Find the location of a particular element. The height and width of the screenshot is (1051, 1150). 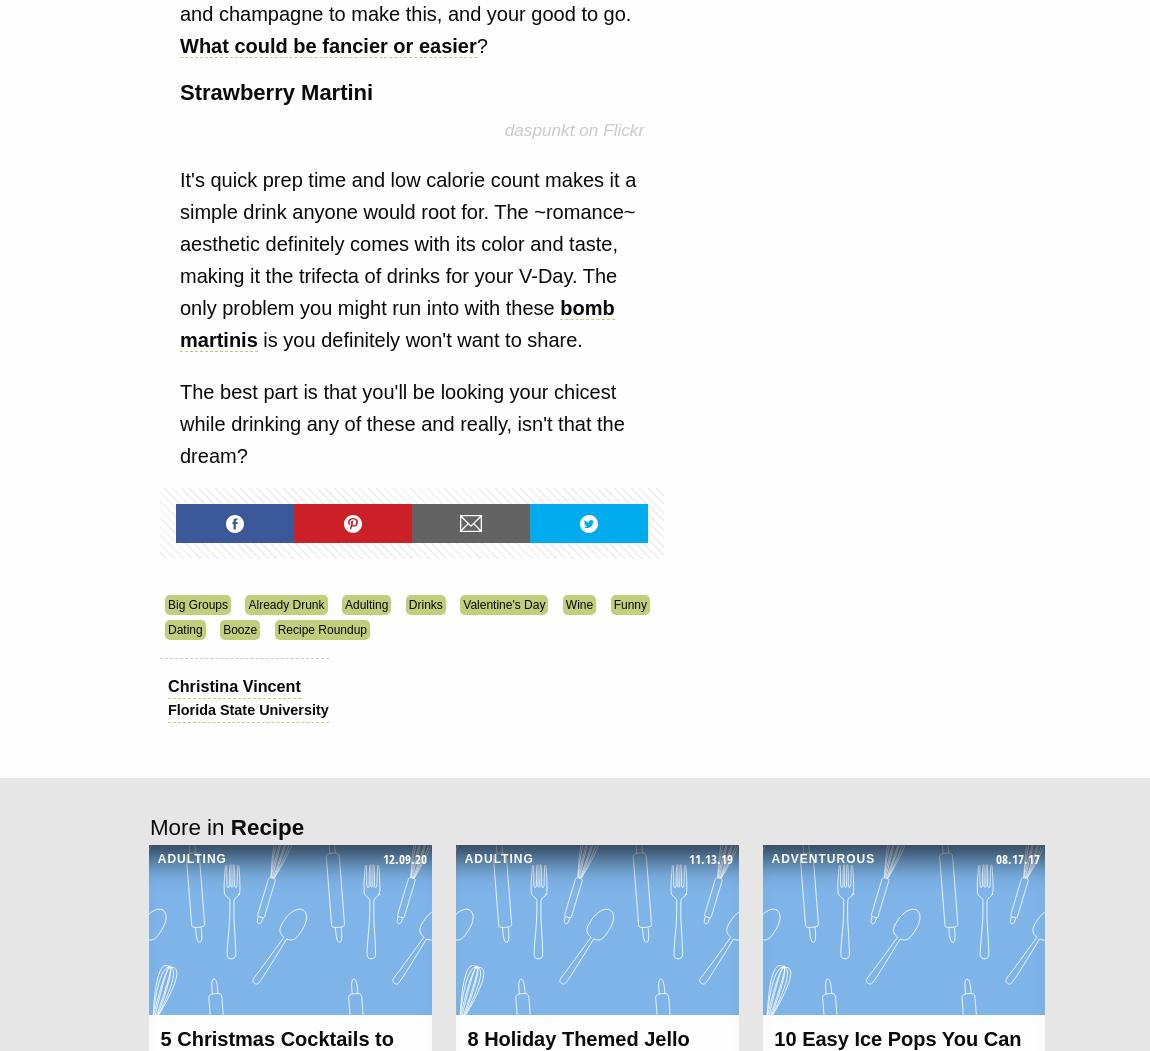

'Adventurous' is located at coordinates (822, 857).